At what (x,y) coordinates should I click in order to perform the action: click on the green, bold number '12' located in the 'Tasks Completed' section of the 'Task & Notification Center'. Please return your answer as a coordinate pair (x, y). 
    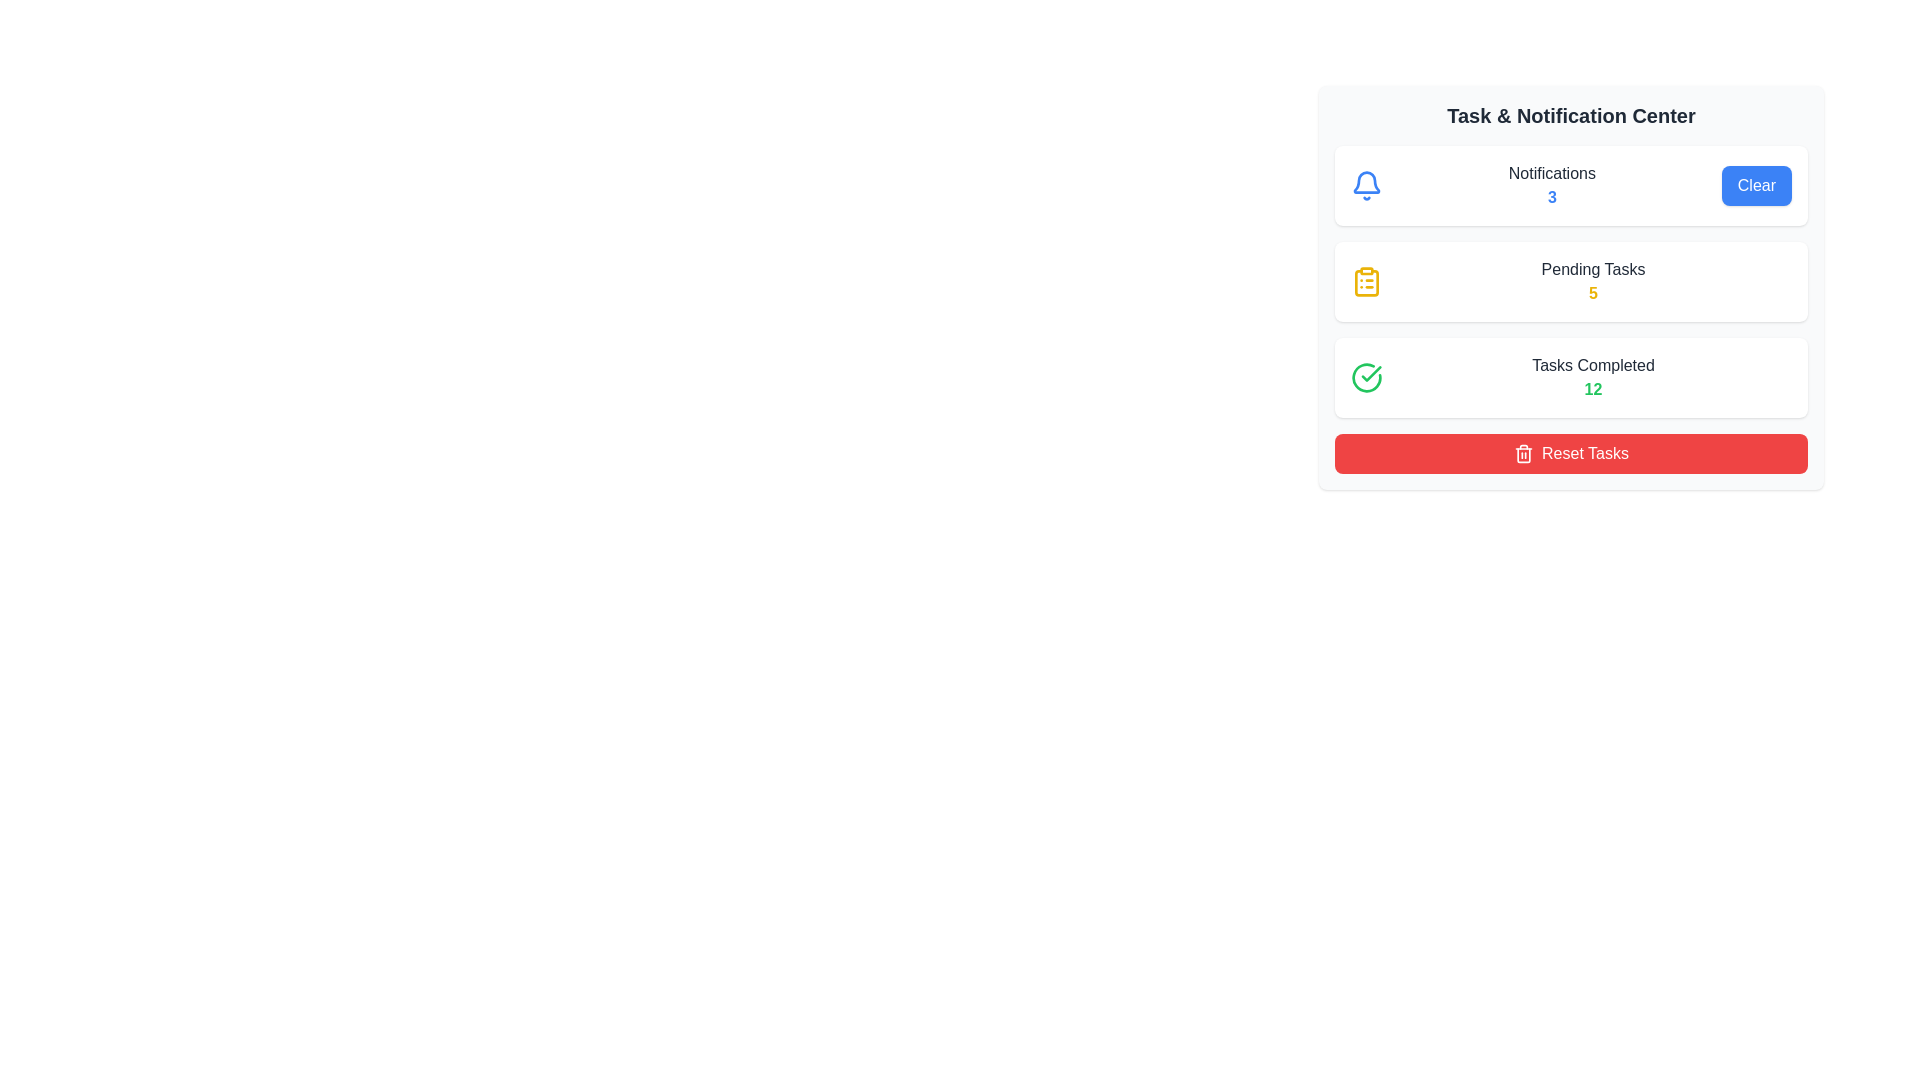
    Looking at the image, I should click on (1592, 389).